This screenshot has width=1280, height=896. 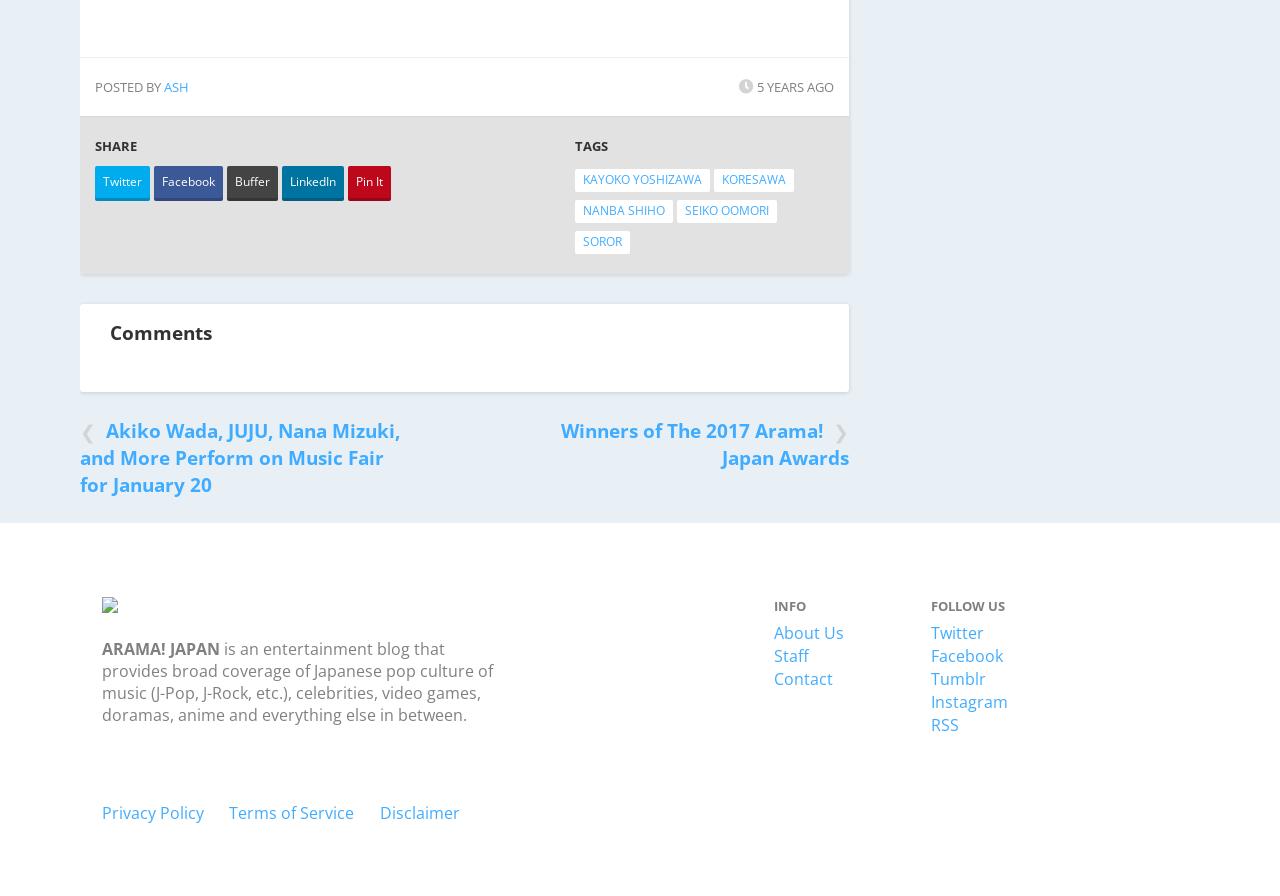 I want to click on 'Follow Us', so click(x=967, y=604).